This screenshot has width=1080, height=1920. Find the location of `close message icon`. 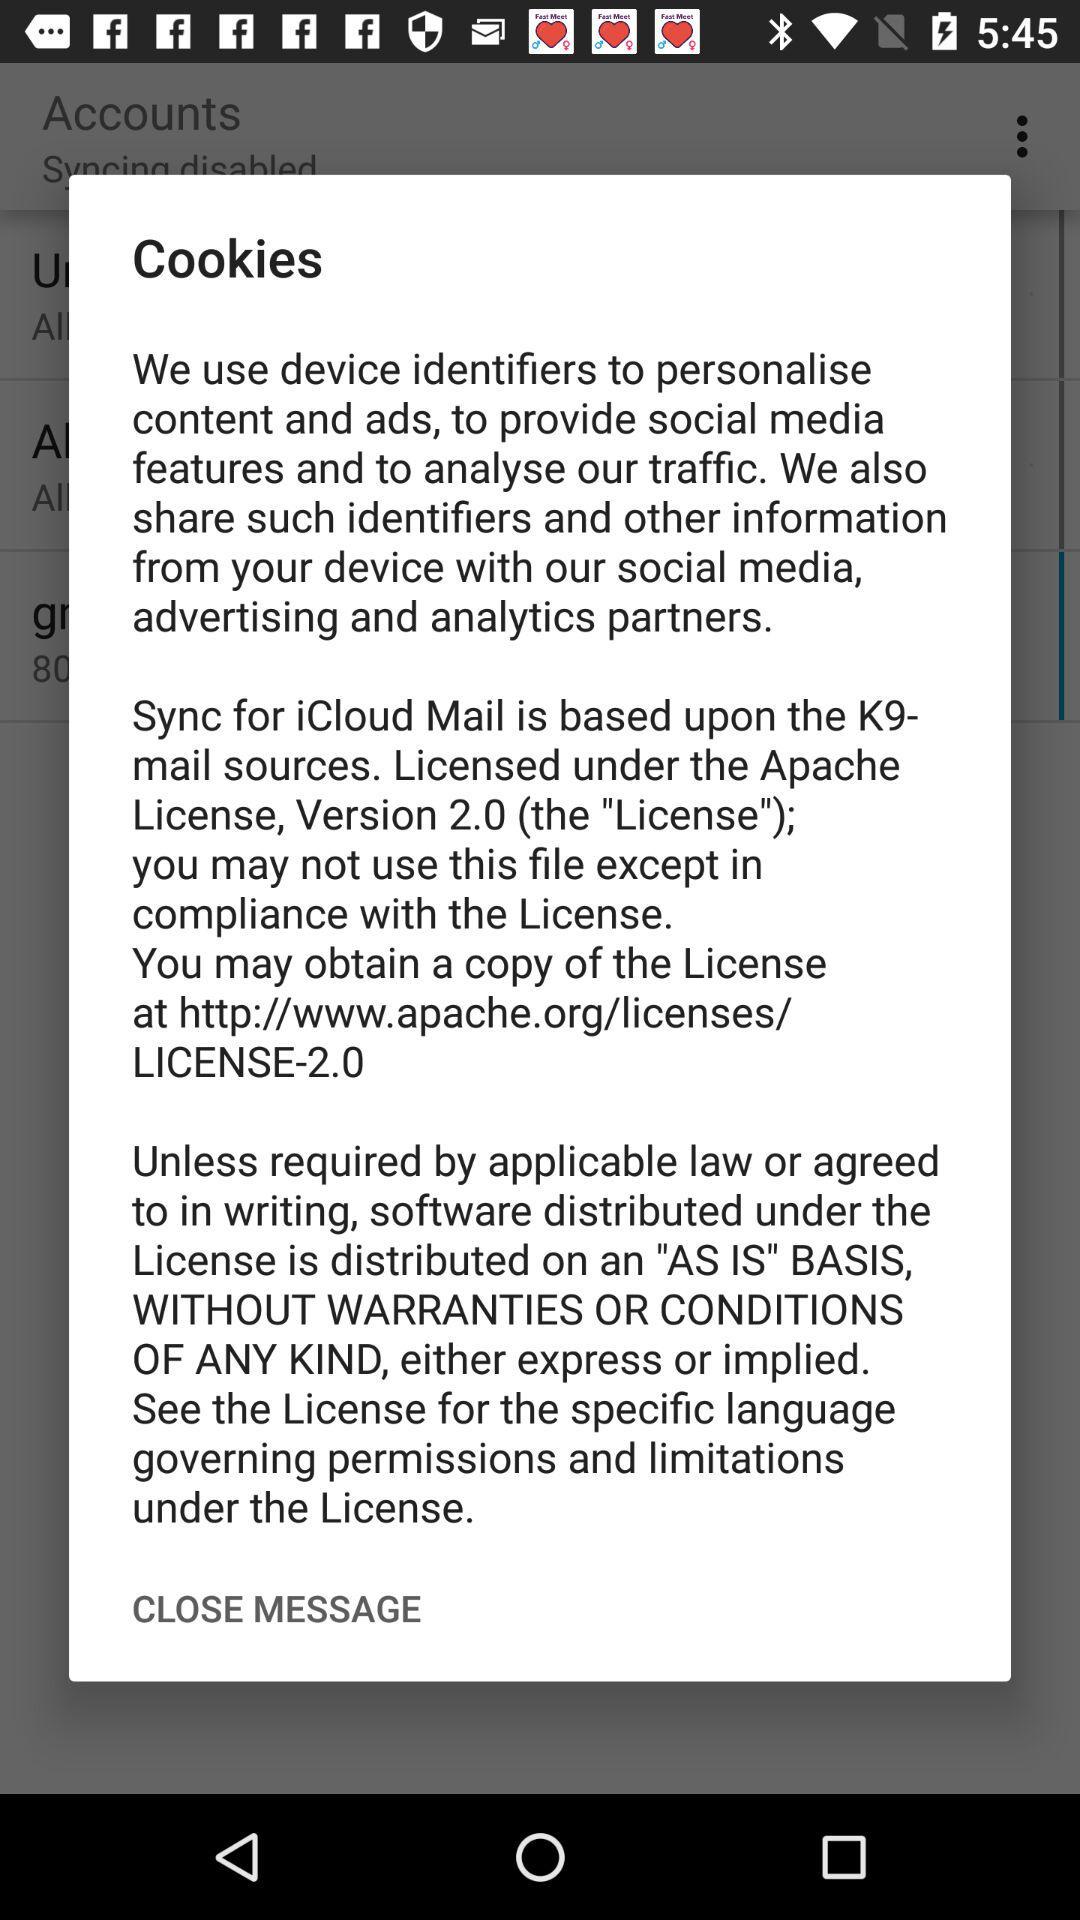

close message icon is located at coordinates (276, 1608).